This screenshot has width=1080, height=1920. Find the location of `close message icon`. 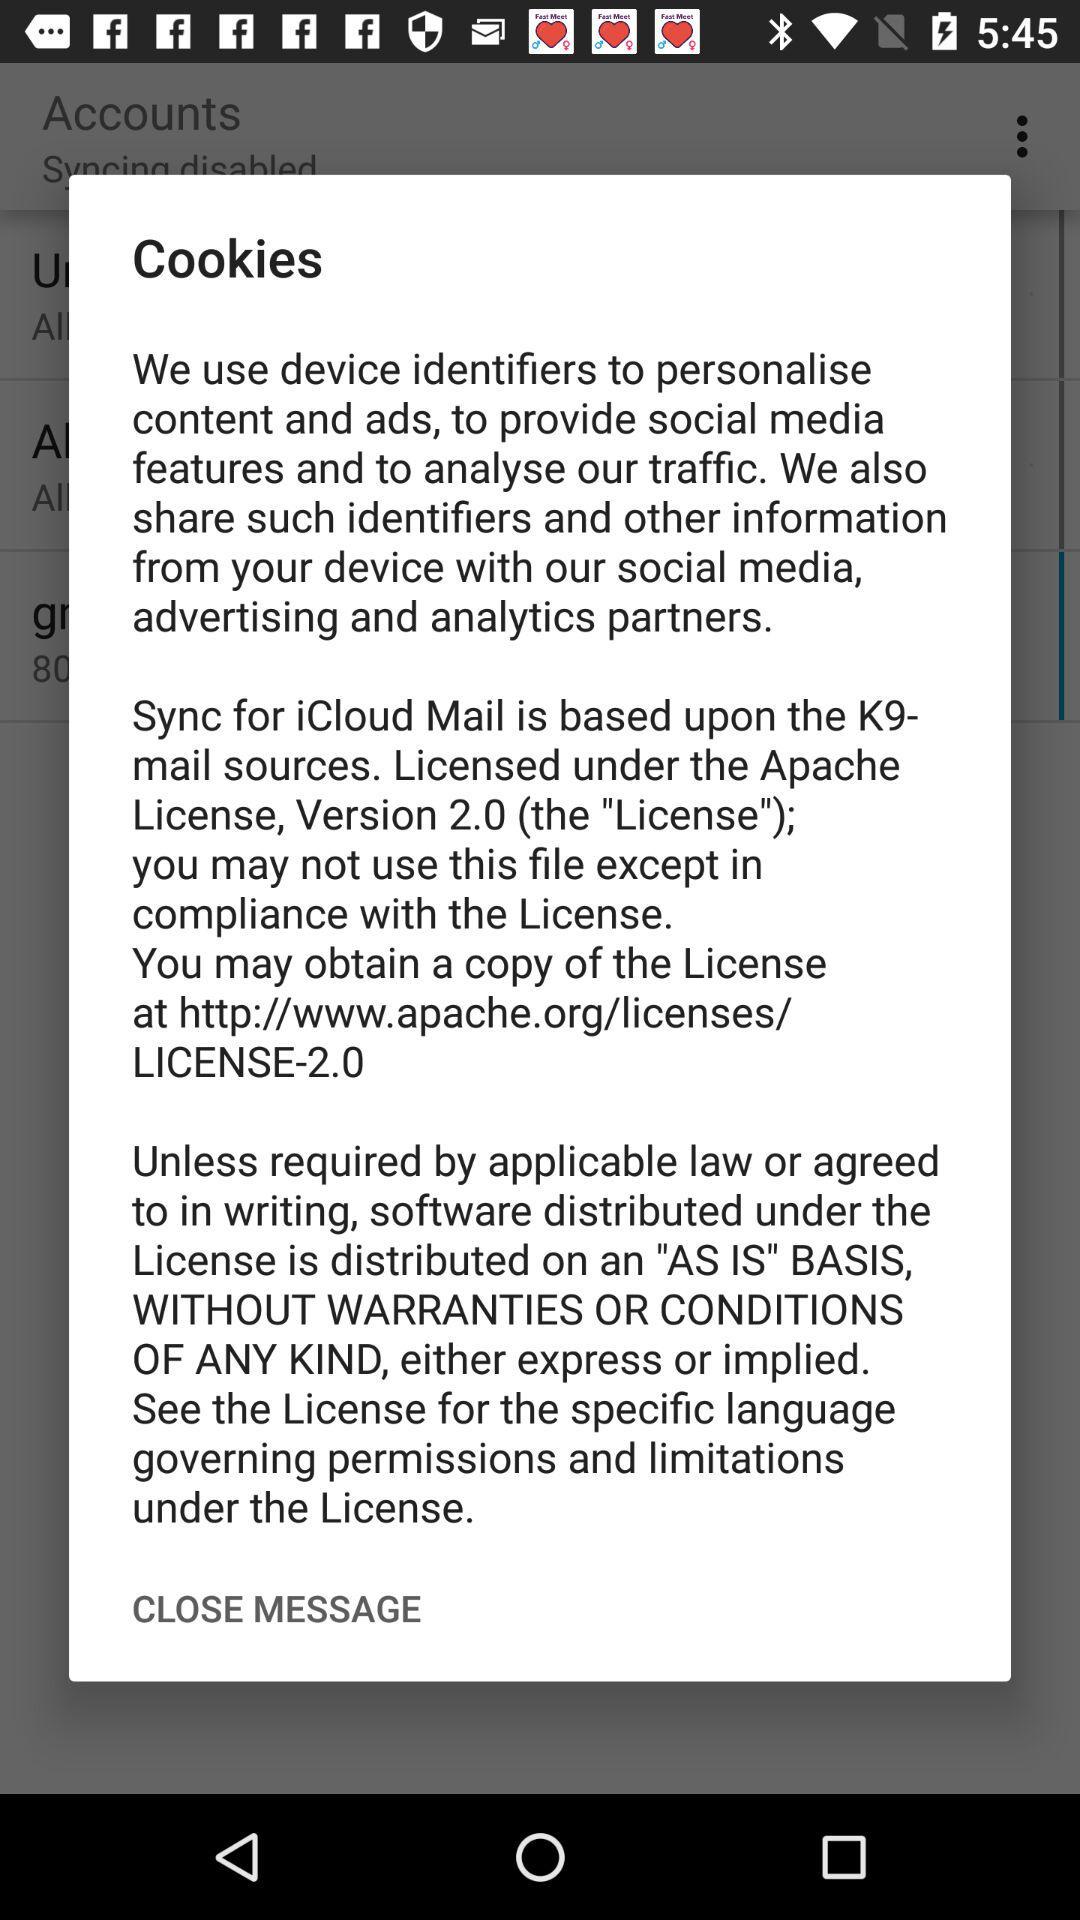

close message icon is located at coordinates (276, 1608).